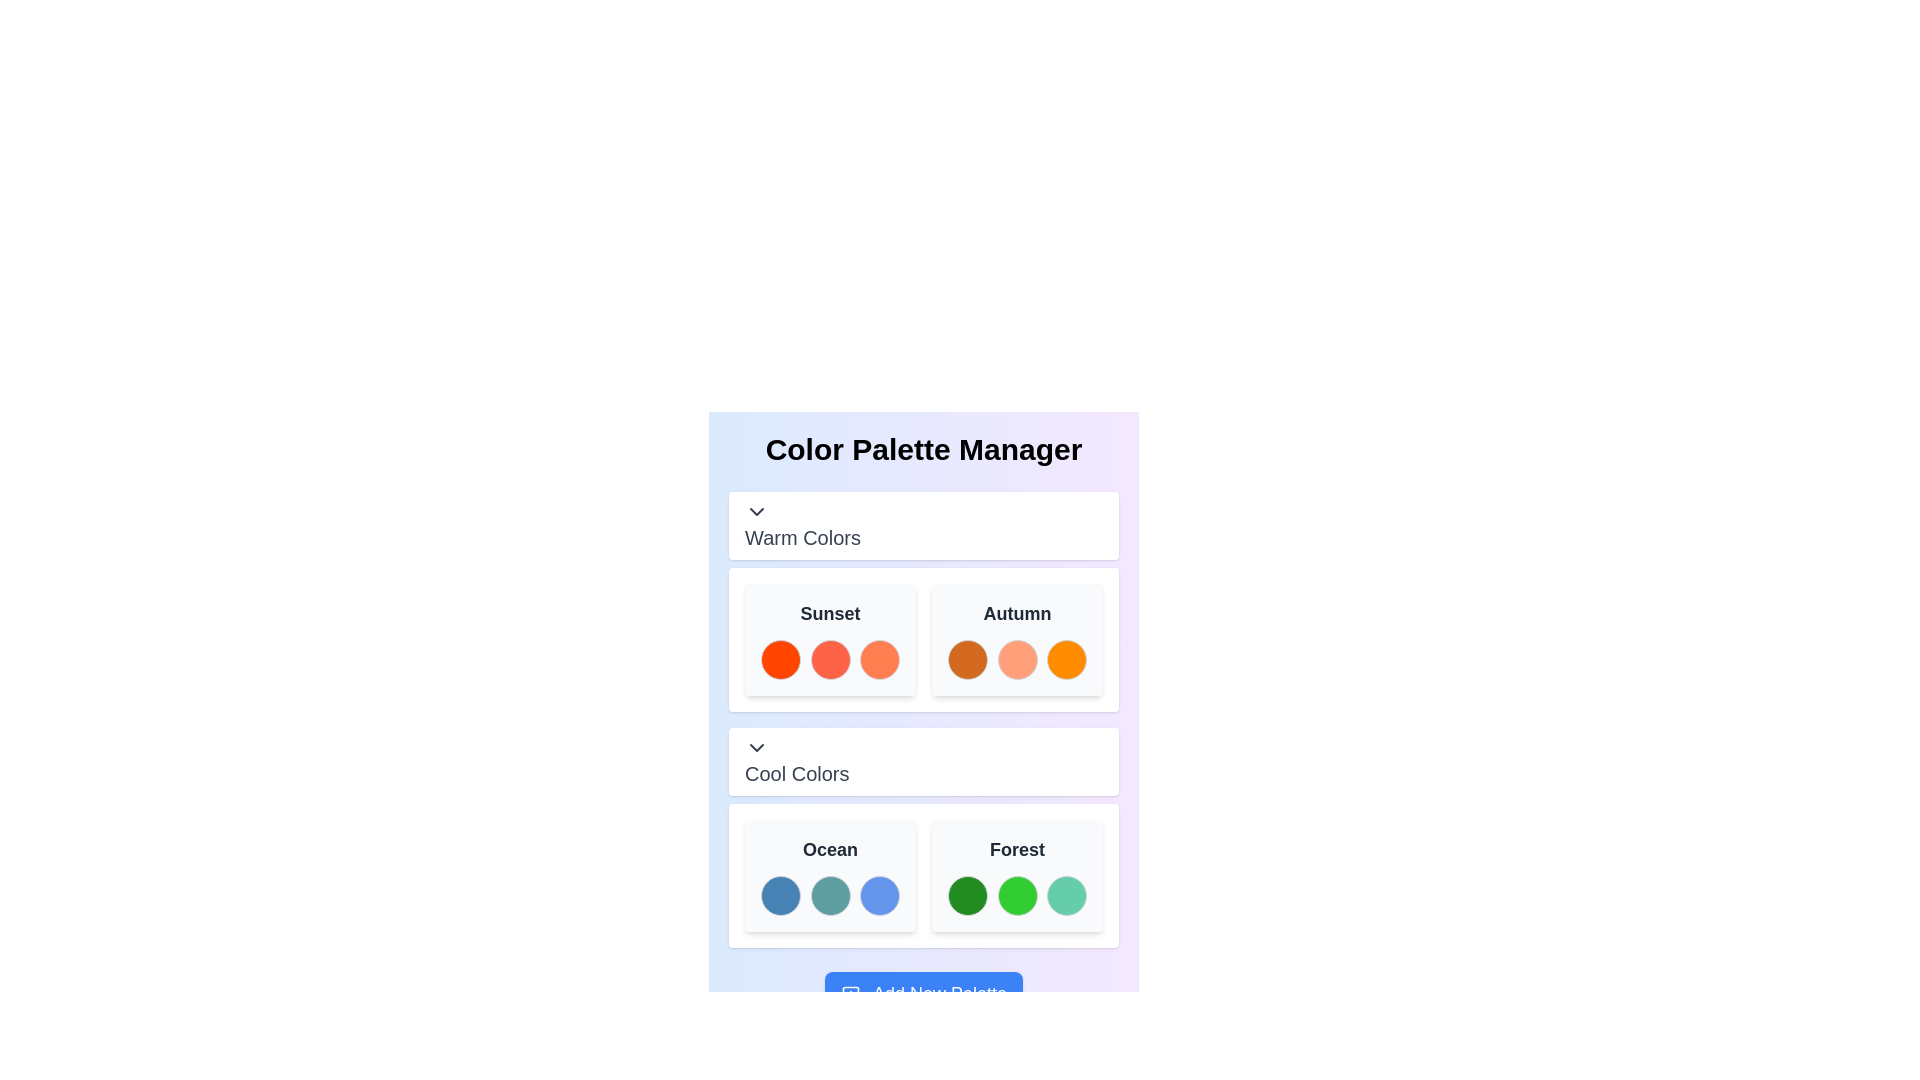 The width and height of the screenshot is (1920, 1080). What do you see at coordinates (879, 659) in the screenshot?
I see `the third color swatch in the 'Sunset' palette under the 'Warm Colors' section` at bounding box center [879, 659].